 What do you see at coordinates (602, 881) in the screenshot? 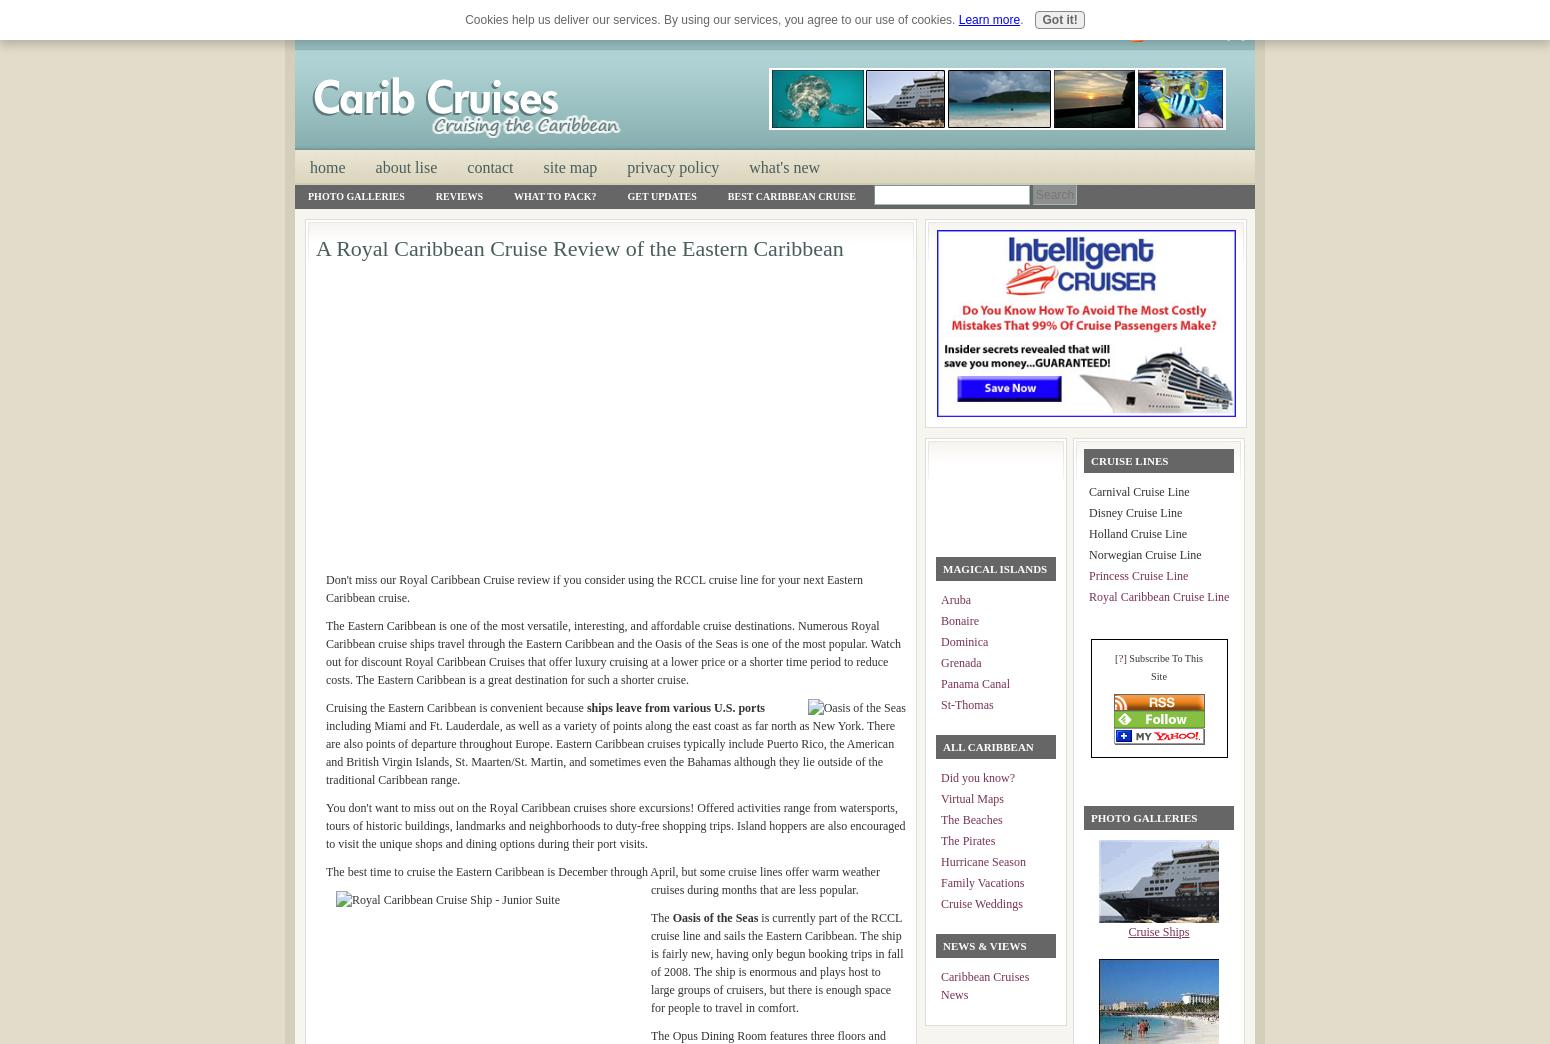
I see `'The best time to cruise the
Eastern Caribbean is December through April, but some cruise lines
offer warm weather cruises during months that are less popular.'` at bounding box center [602, 881].